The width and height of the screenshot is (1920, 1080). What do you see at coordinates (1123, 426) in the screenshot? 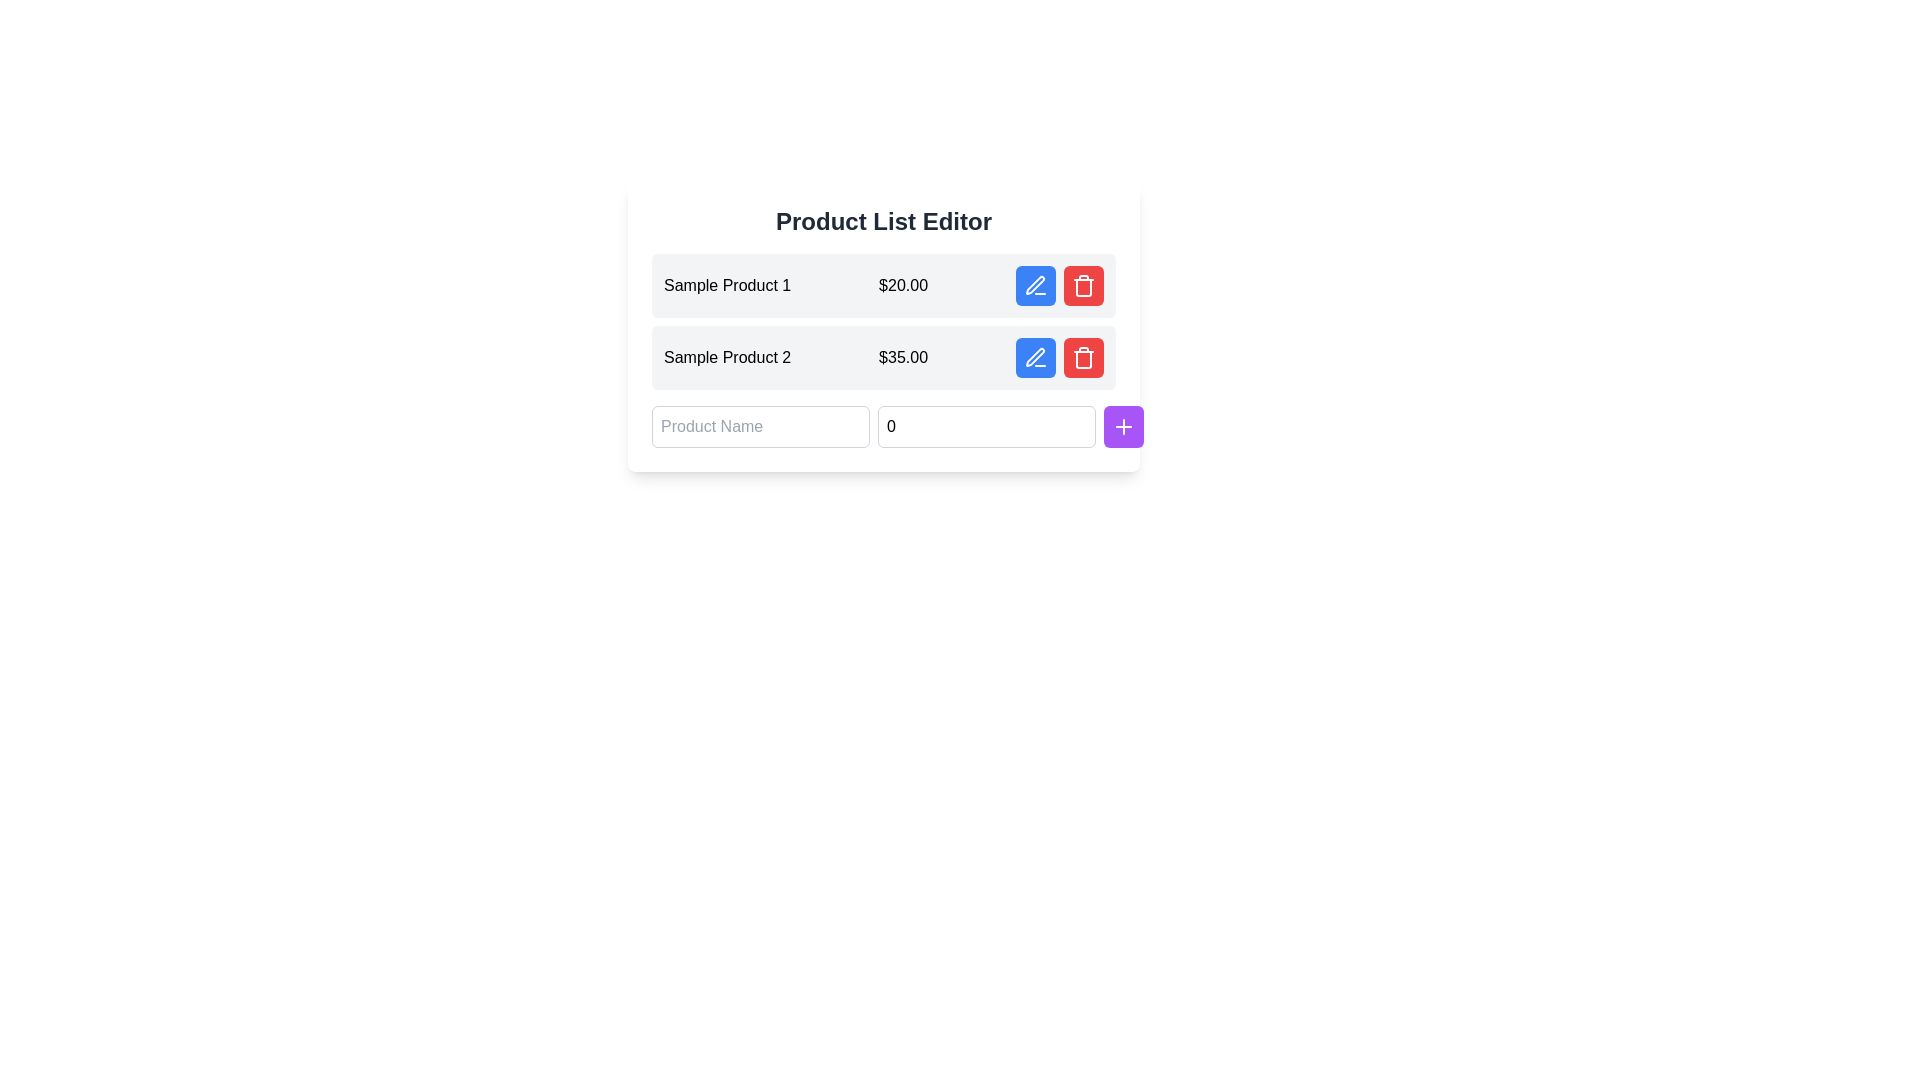
I see `the plus sign button with a purple circular background located at the bottom-right corner of the form` at bounding box center [1123, 426].